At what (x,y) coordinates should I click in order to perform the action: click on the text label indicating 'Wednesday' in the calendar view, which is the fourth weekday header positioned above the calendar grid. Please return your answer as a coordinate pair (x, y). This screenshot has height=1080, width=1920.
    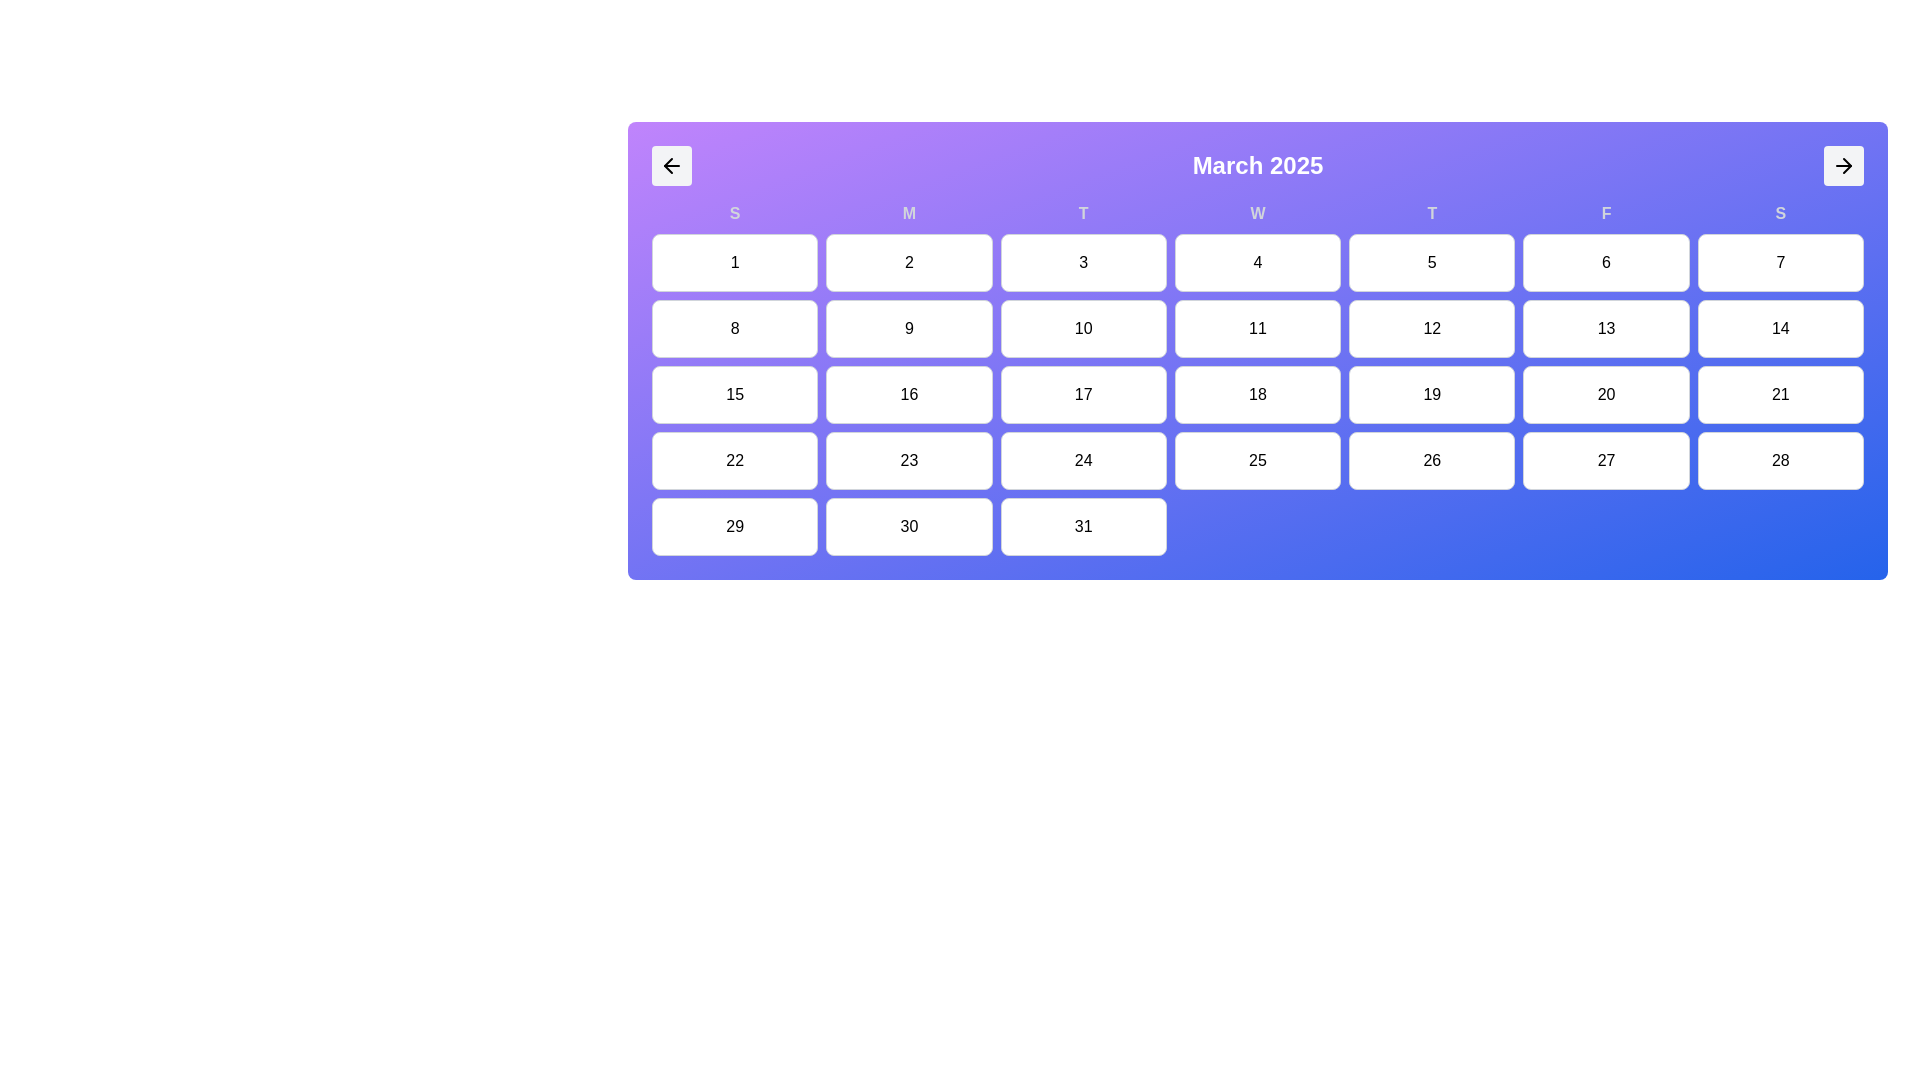
    Looking at the image, I should click on (1256, 213).